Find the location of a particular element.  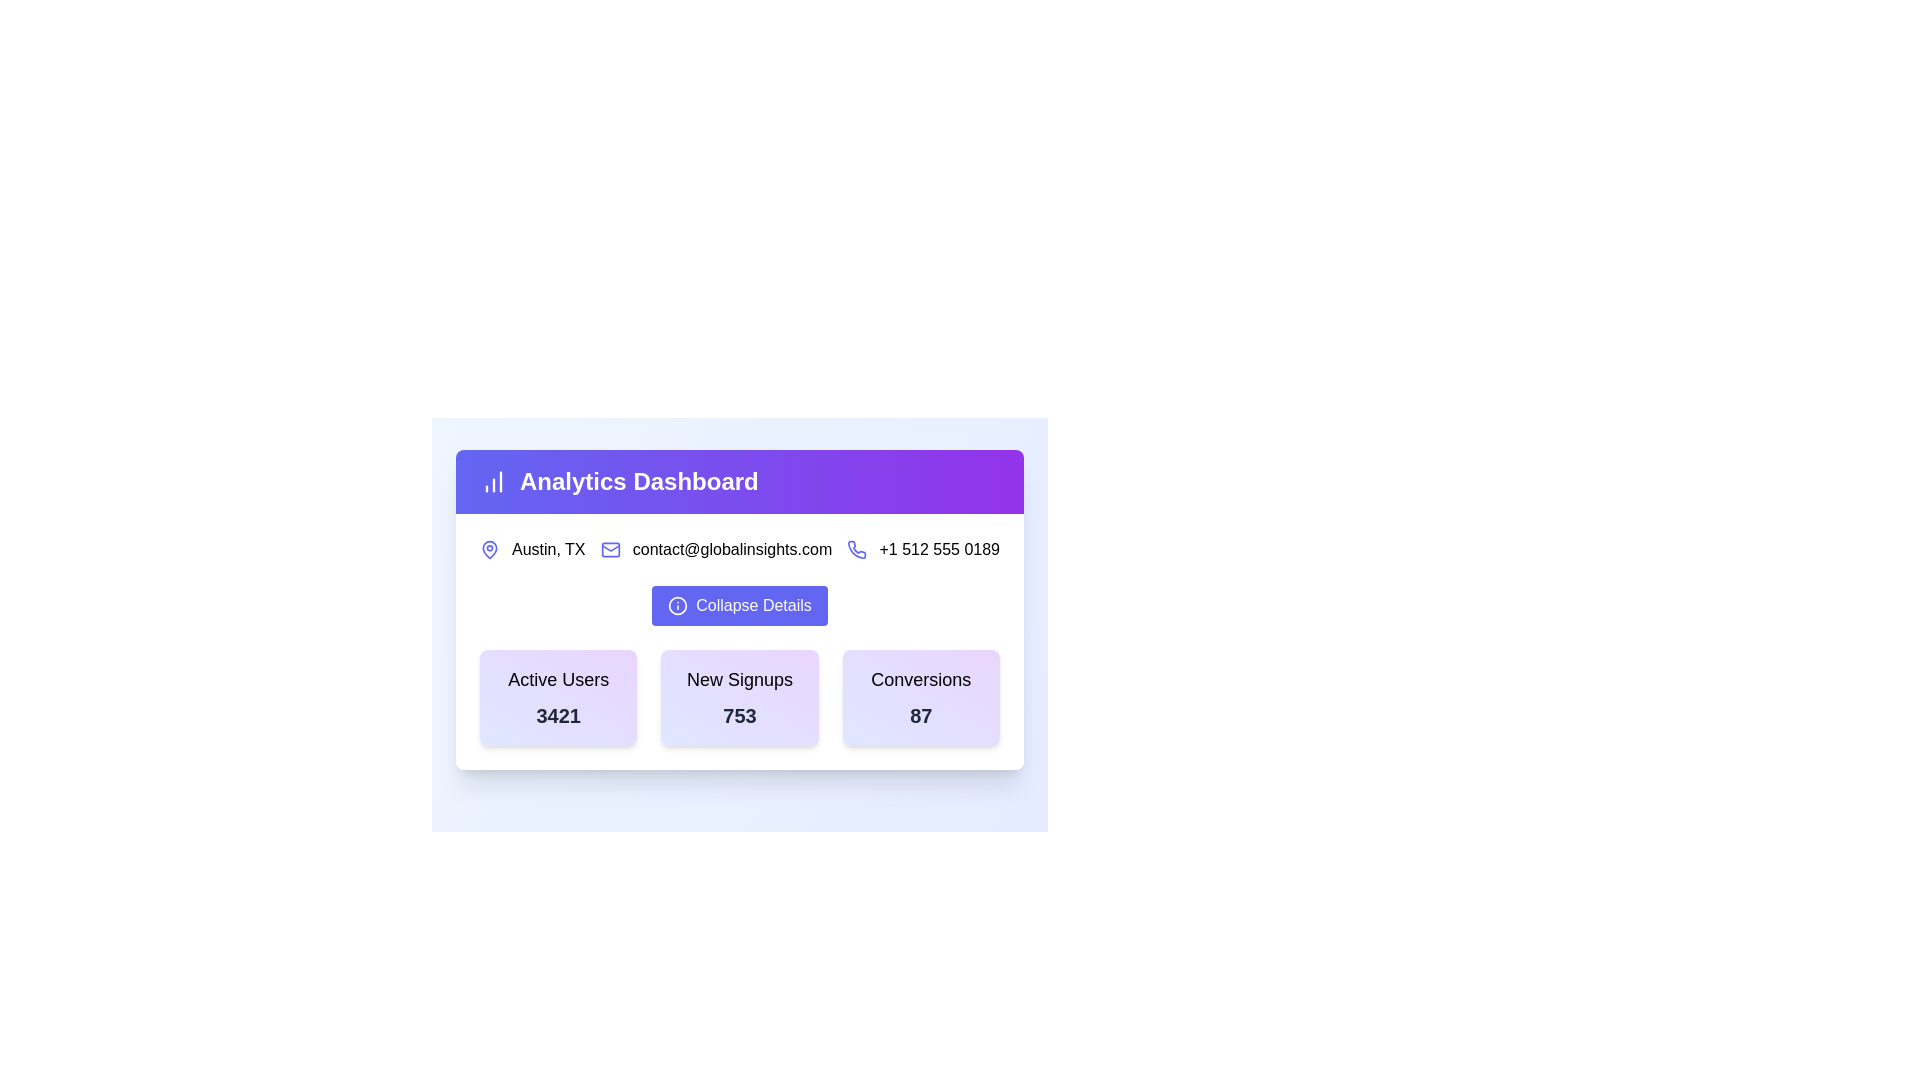

the phone handset icon that represents phone-related information, positioned as the third element in a horizontal layout group containing location and email icons is located at coordinates (857, 550).